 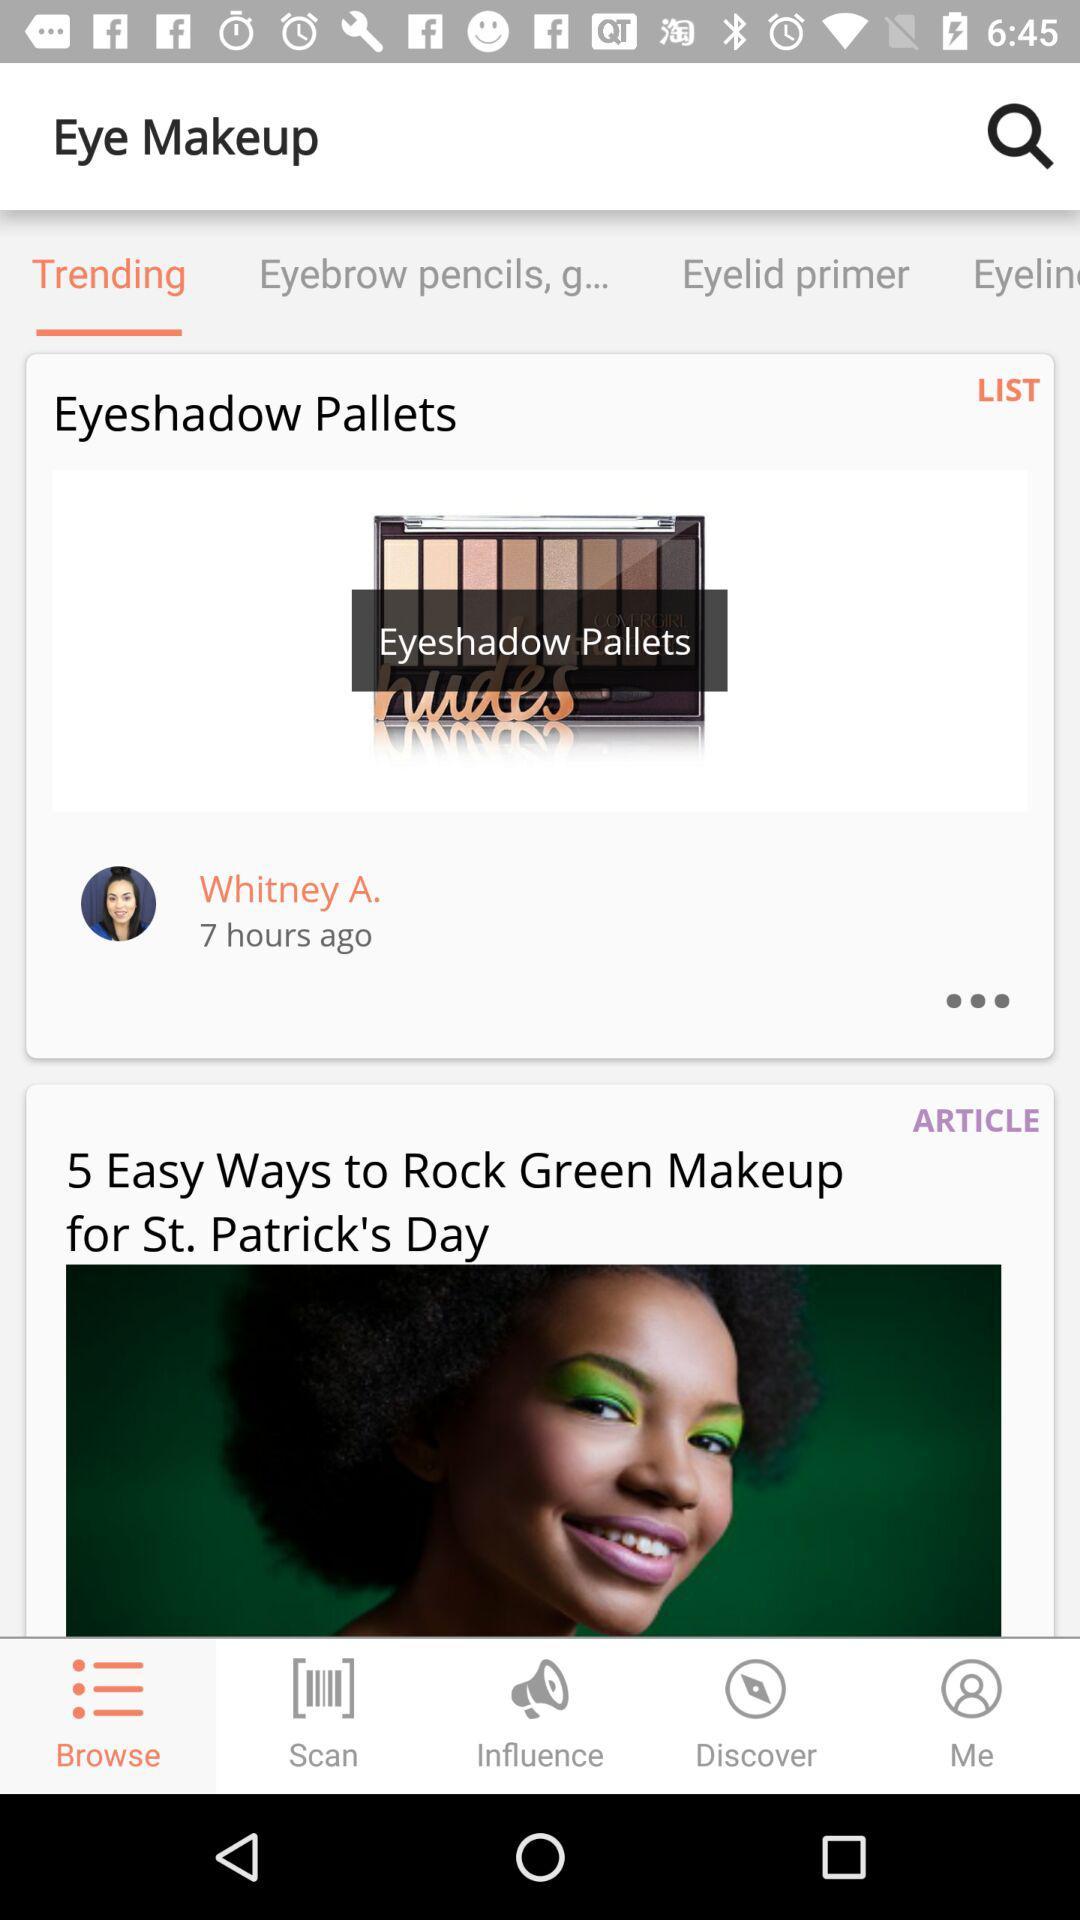 I want to click on the ..., so click(x=997, y=974).